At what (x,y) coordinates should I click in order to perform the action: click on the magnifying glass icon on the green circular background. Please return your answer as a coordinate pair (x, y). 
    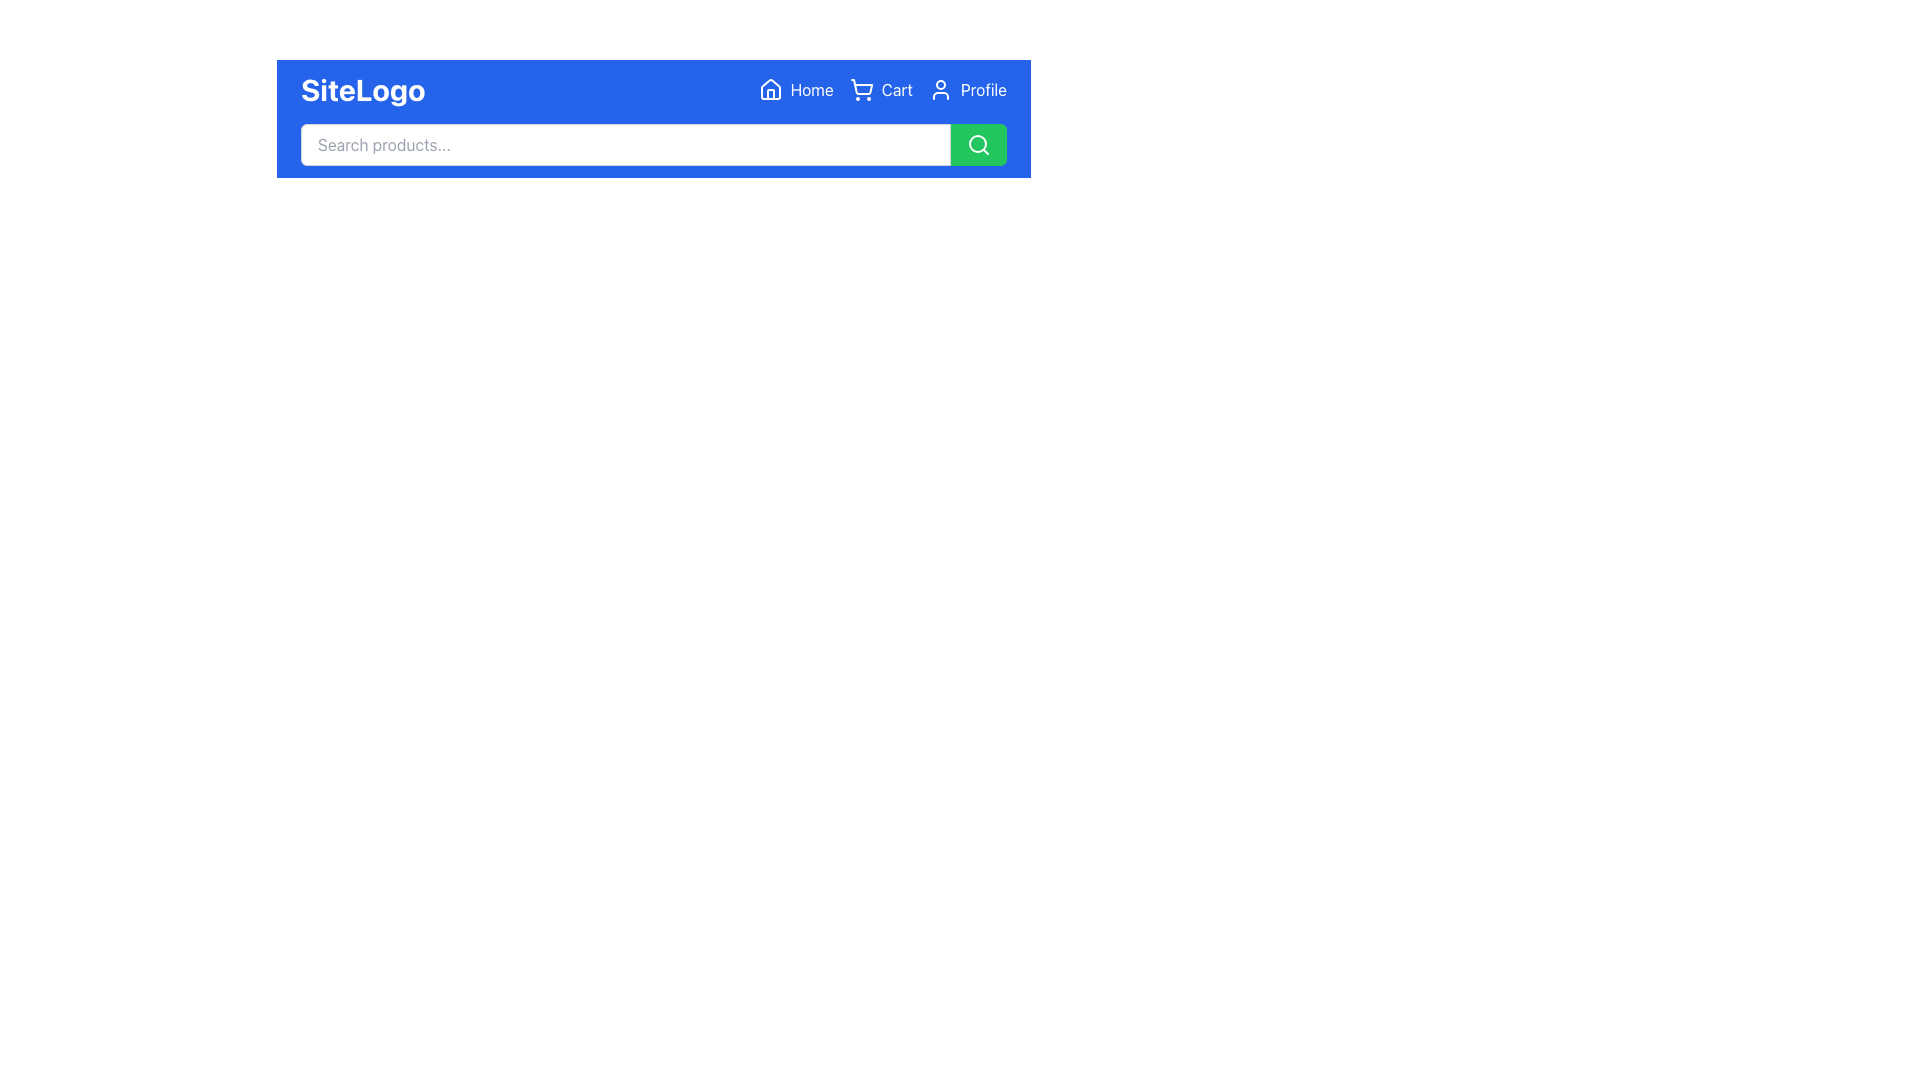
    Looking at the image, I should click on (979, 144).